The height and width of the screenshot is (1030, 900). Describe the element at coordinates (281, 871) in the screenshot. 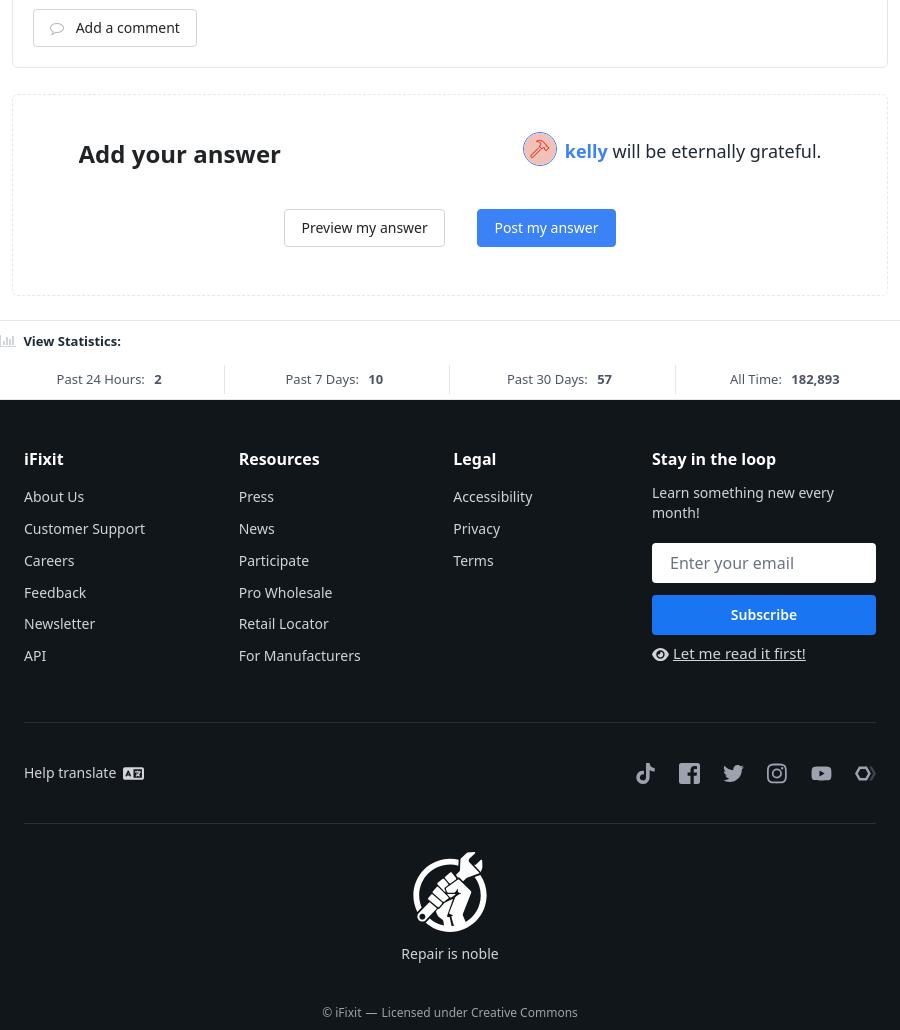

I see `'Retail Locator'` at that location.